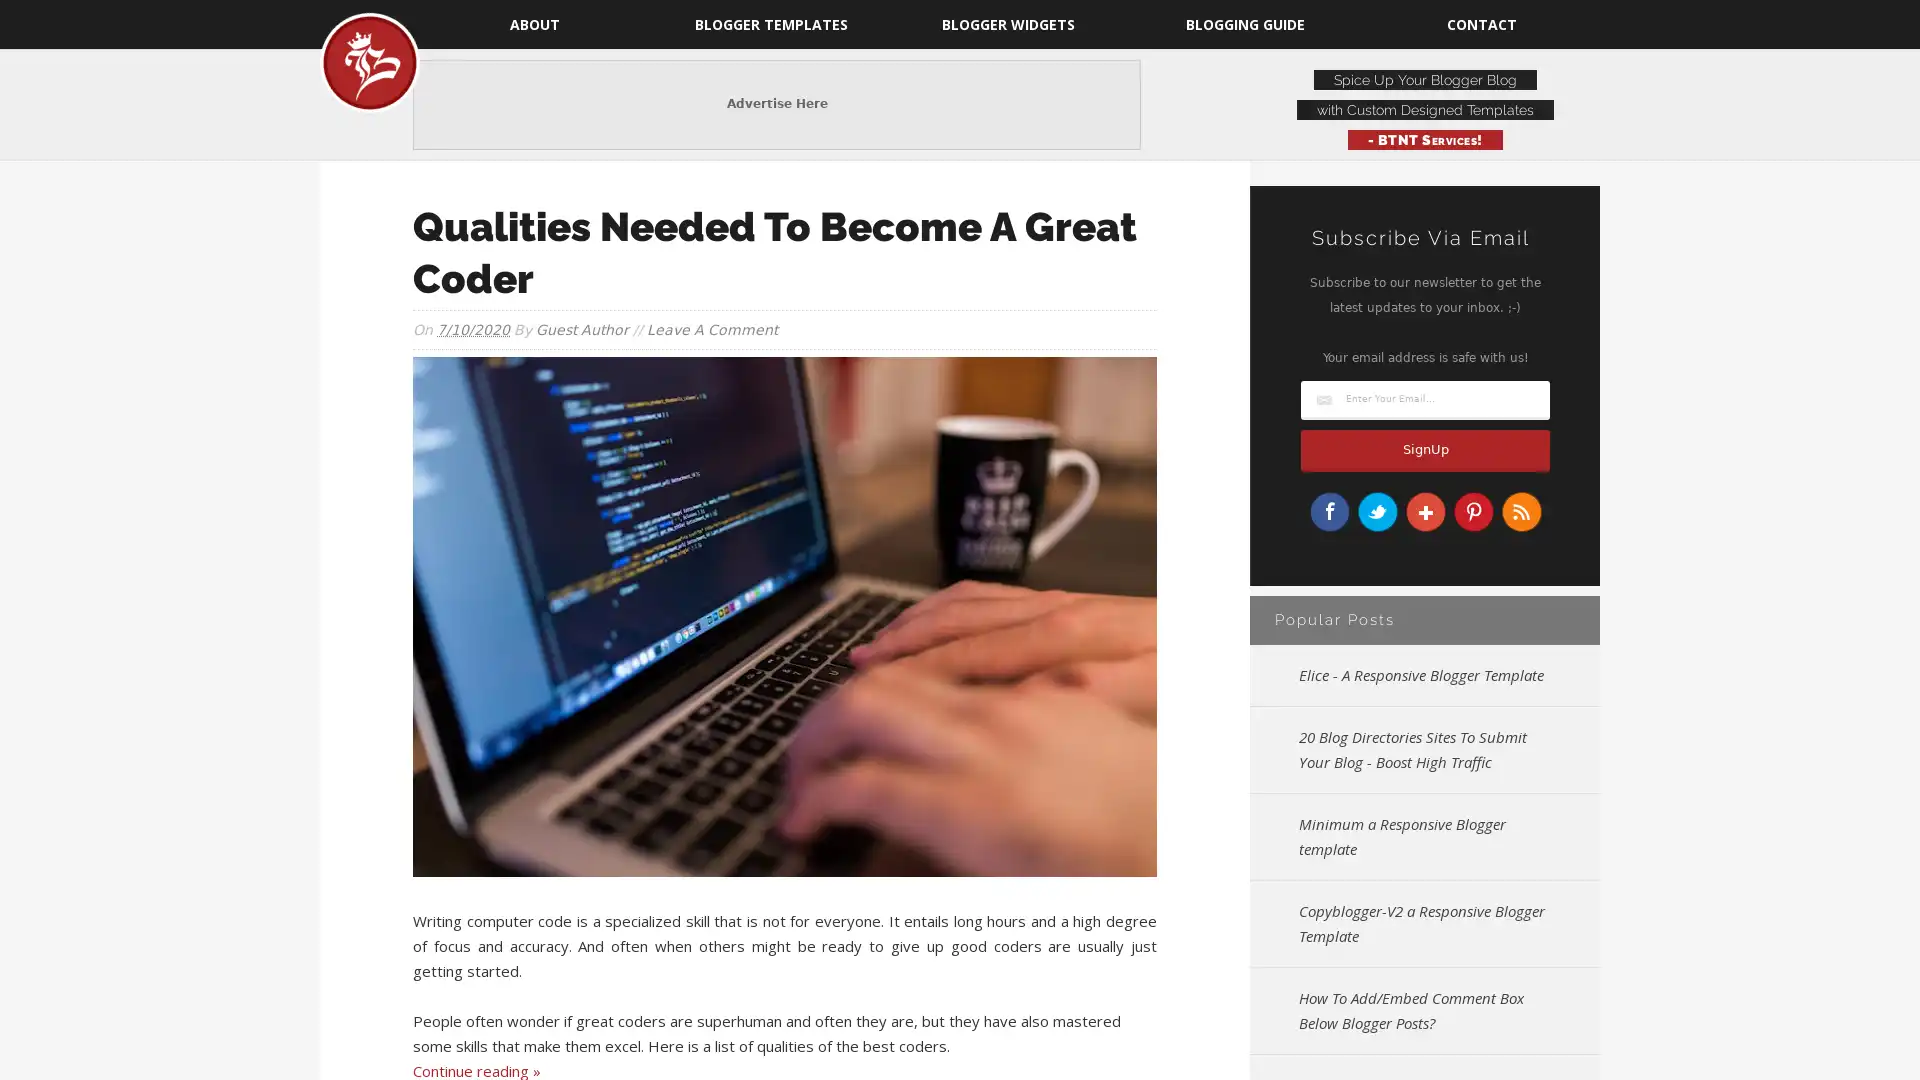 The width and height of the screenshot is (1920, 1080). Describe the element at coordinates (1424, 451) in the screenshot. I see `SignUp` at that location.